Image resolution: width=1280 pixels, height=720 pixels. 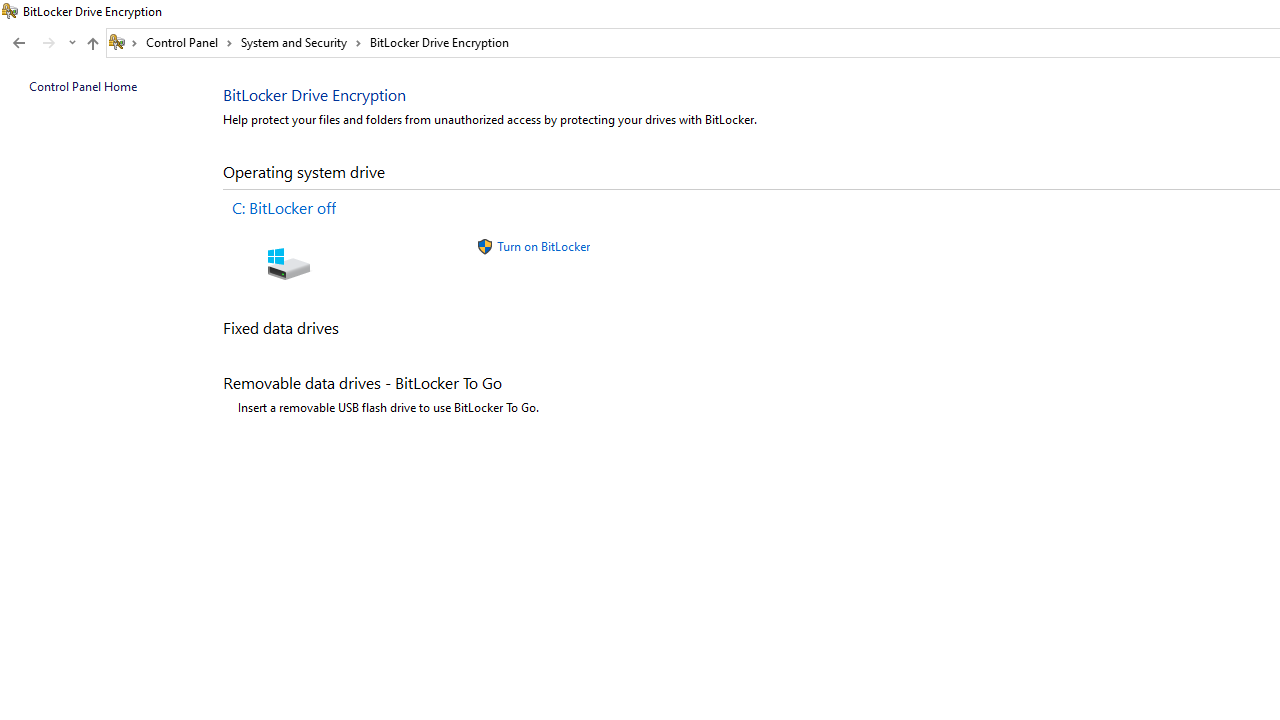 What do you see at coordinates (82, 85) in the screenshot?
I see `'Control Panel Home'` at bounding box center [82, 85].